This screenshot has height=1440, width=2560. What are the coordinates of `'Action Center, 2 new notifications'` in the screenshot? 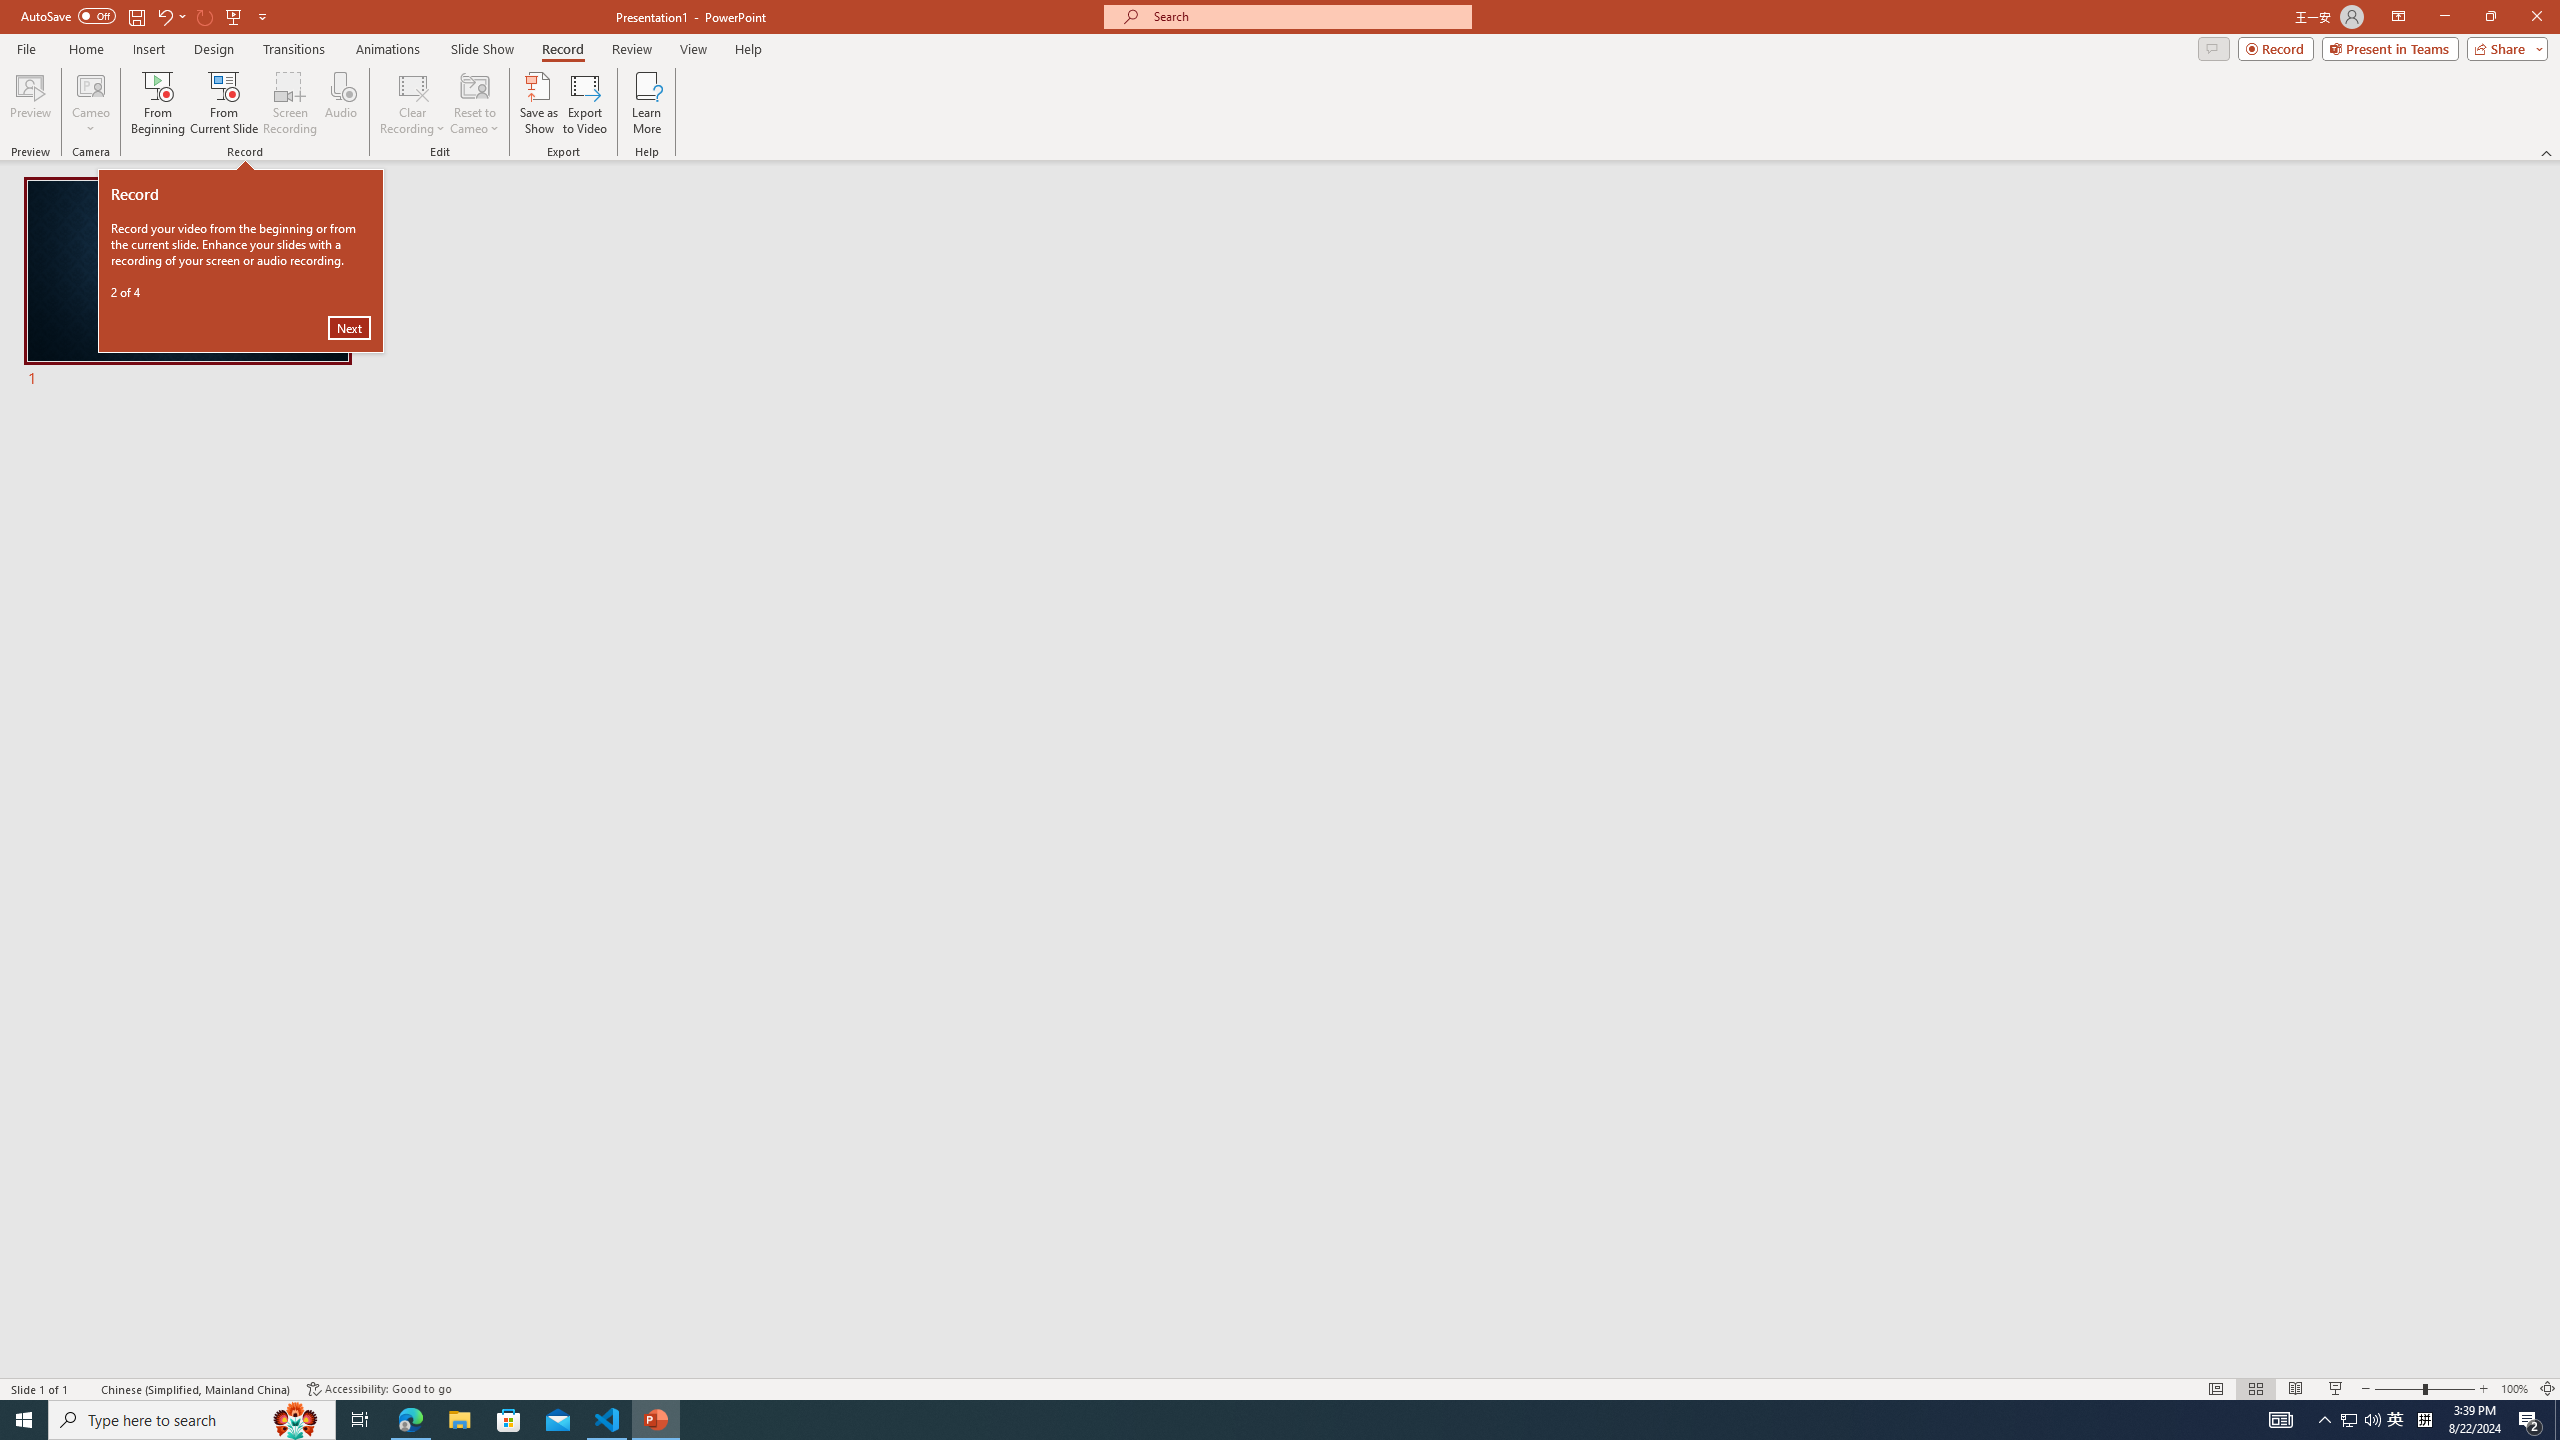 It's located at (2530, 1418).